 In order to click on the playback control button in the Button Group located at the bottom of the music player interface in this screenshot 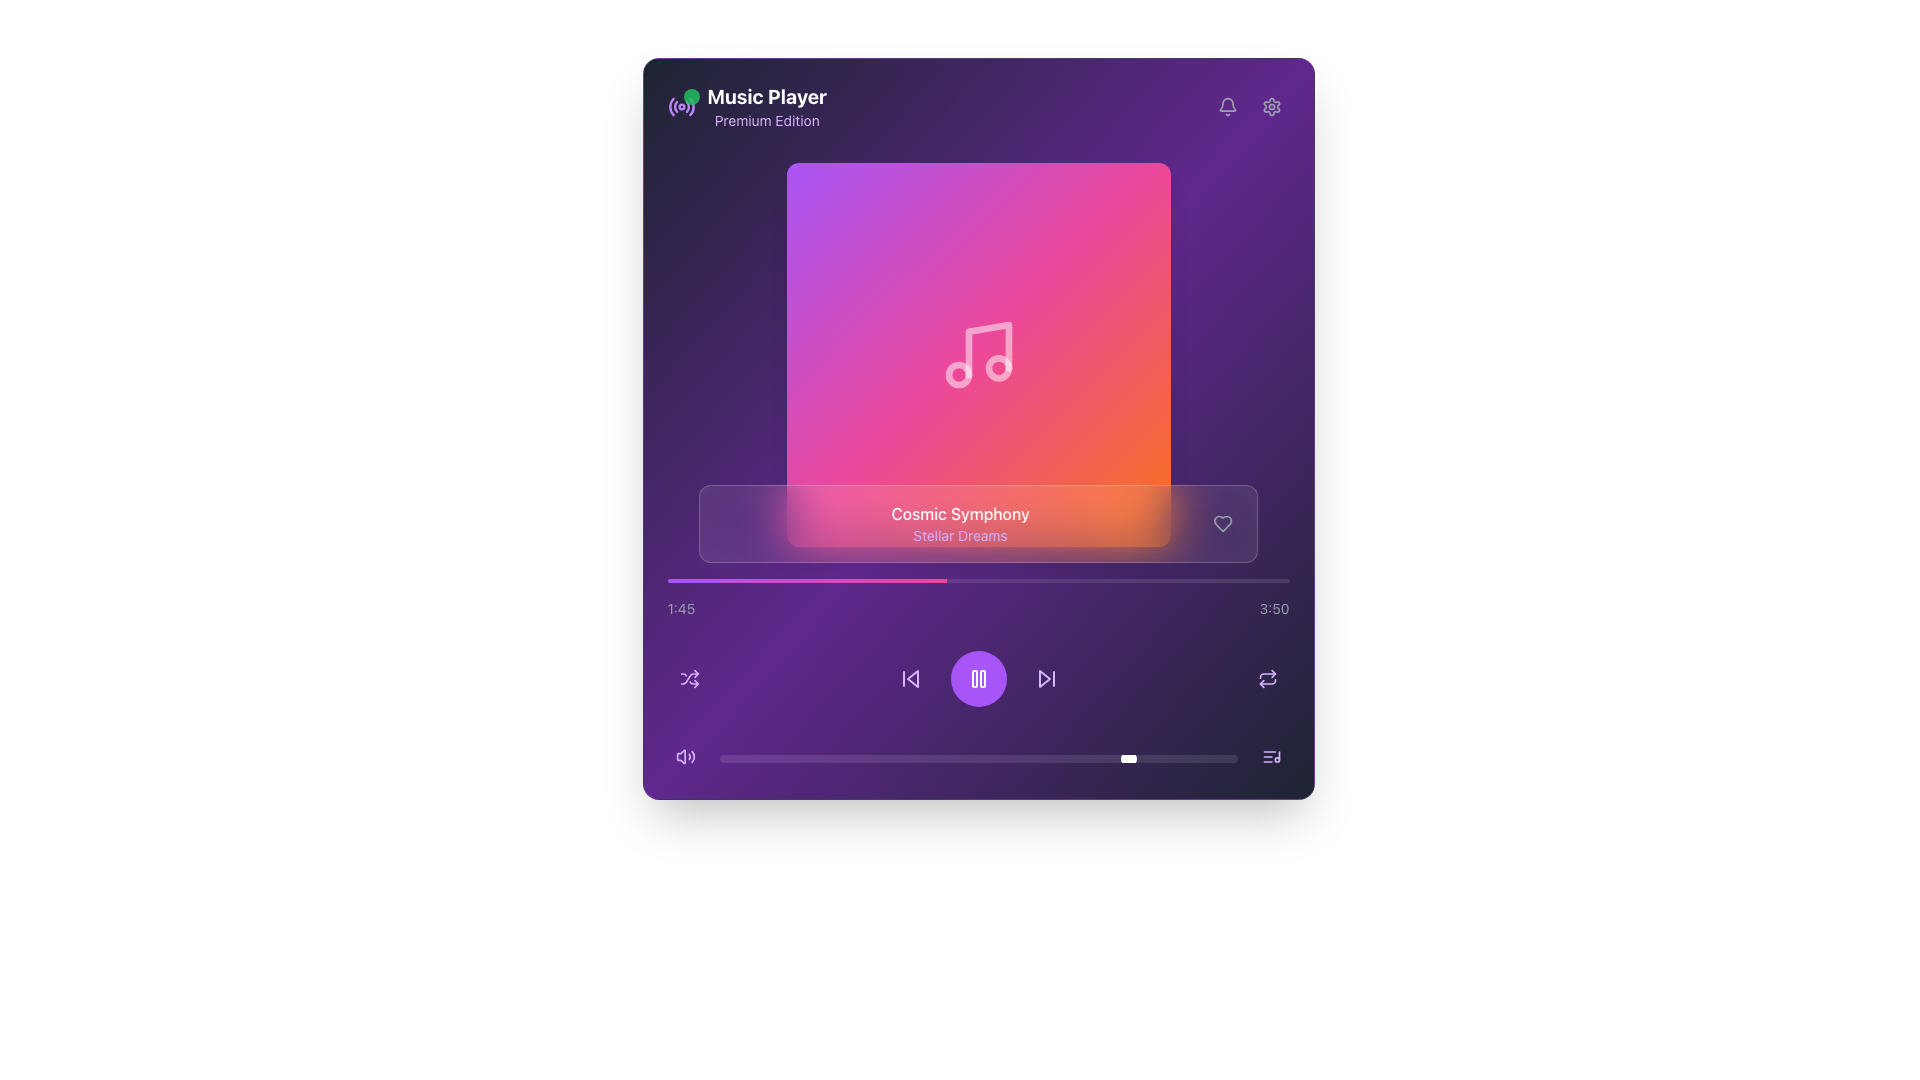, I will do `click(978, 677)`.